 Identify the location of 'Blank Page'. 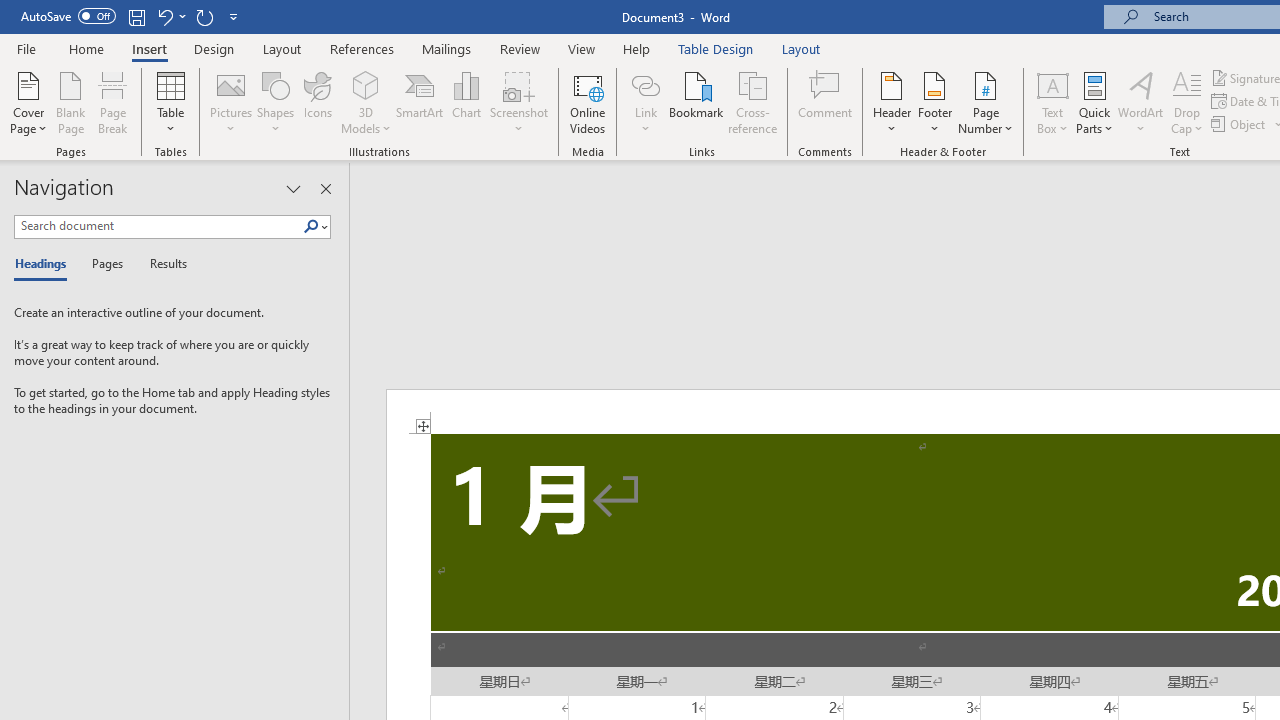
(71, 103).